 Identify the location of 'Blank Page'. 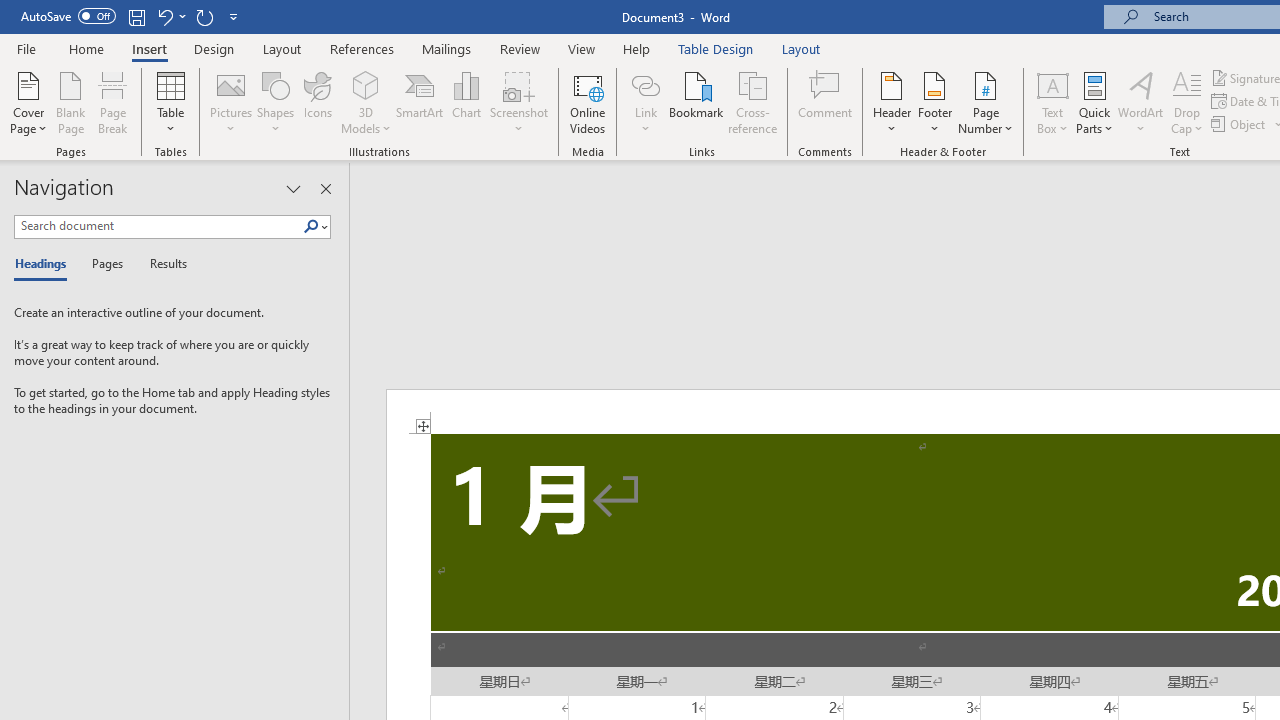
(71, 103).